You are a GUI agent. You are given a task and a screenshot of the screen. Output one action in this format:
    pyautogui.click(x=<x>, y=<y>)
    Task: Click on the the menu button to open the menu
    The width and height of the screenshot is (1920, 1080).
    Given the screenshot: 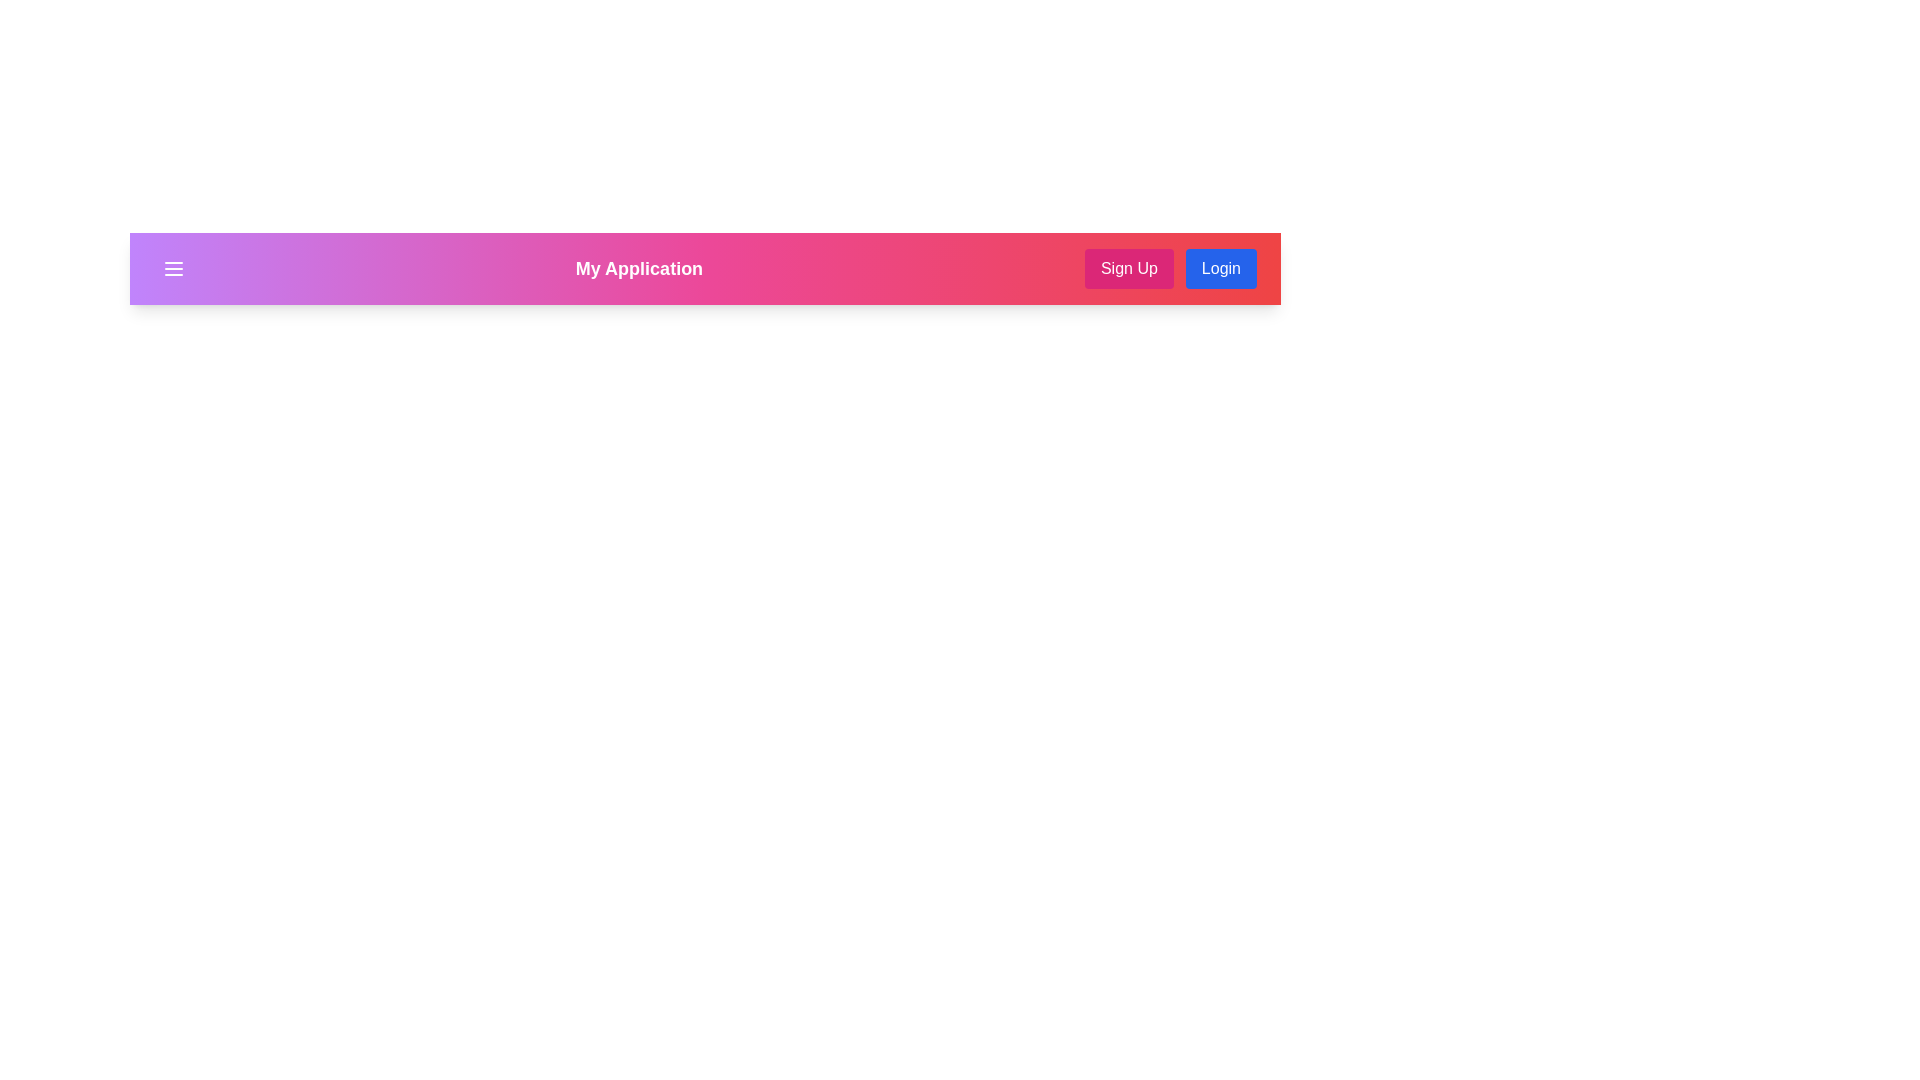 What is the action you would take?
    pyautogui.click(x=173, y=268)
    